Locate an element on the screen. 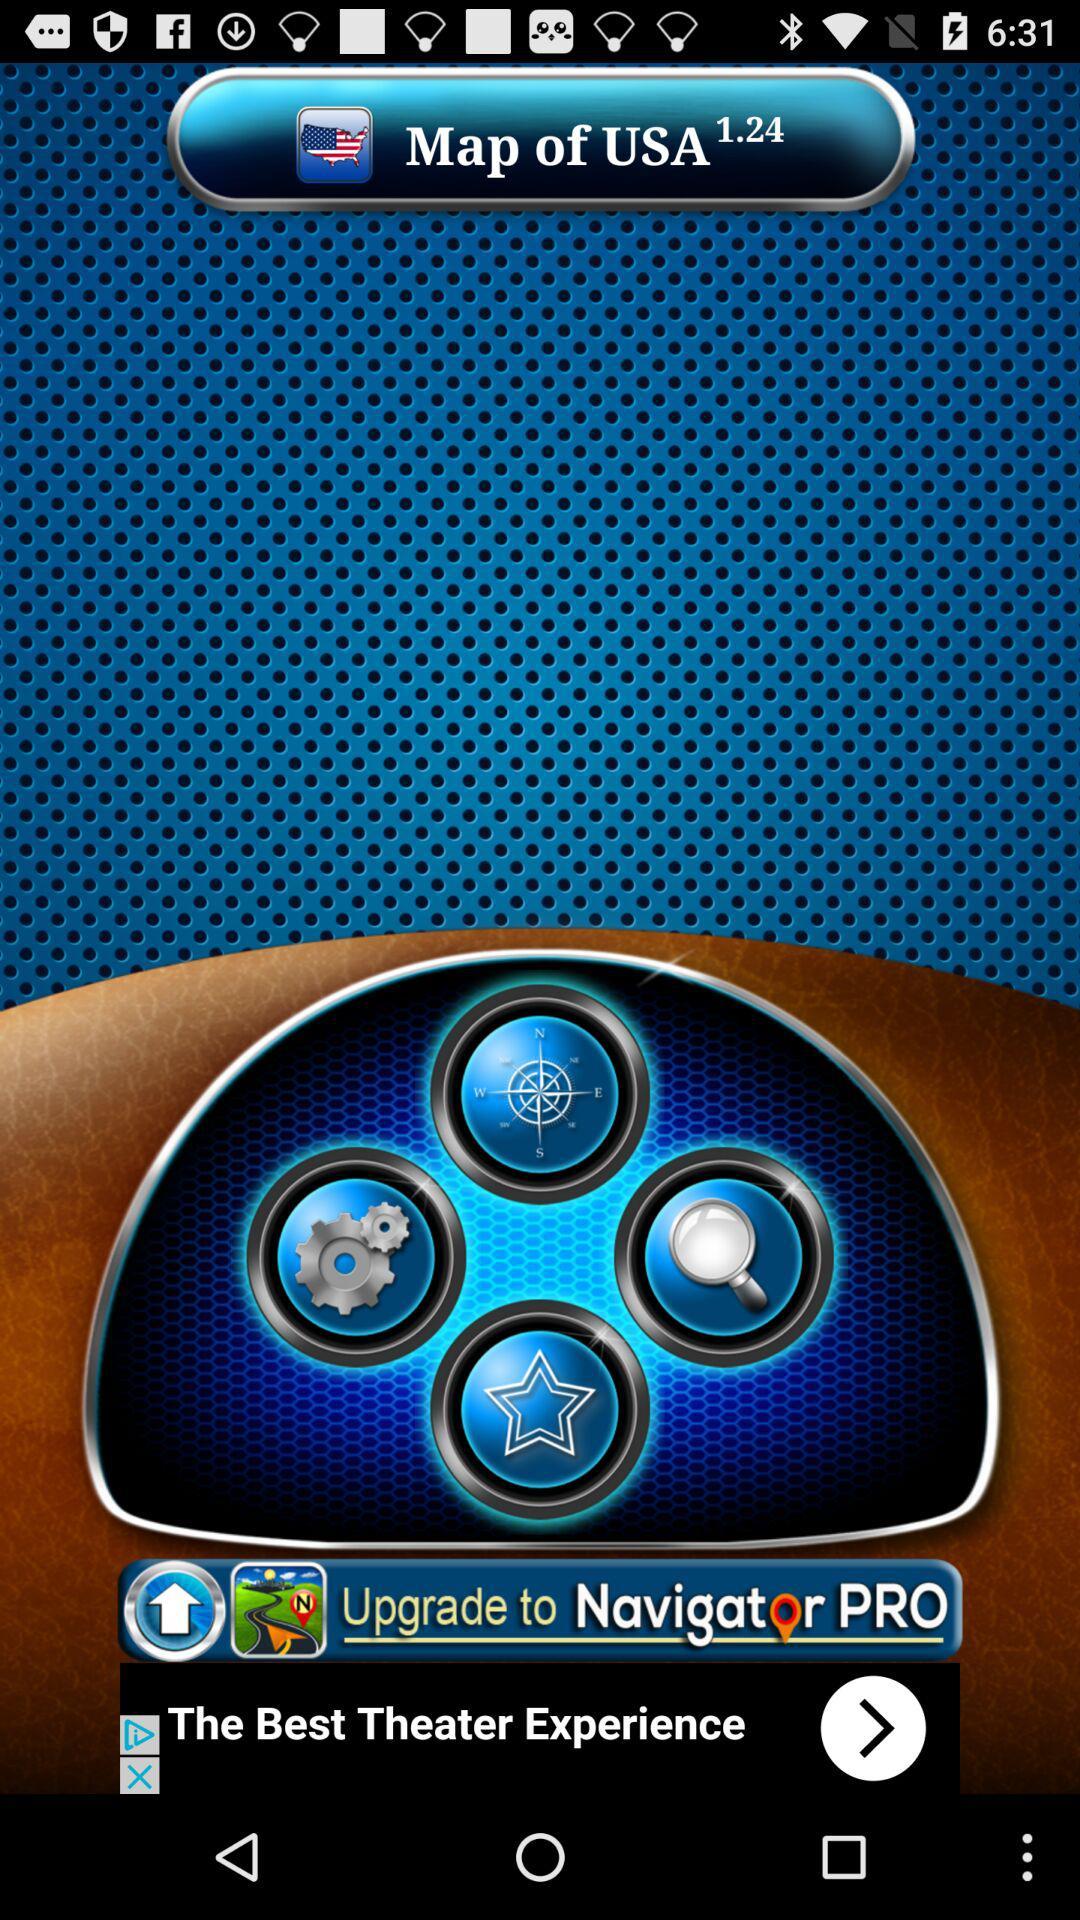 This screenshot has width=1080, height=1920. the element is an advertisement is located at coordinates (540, 1727).